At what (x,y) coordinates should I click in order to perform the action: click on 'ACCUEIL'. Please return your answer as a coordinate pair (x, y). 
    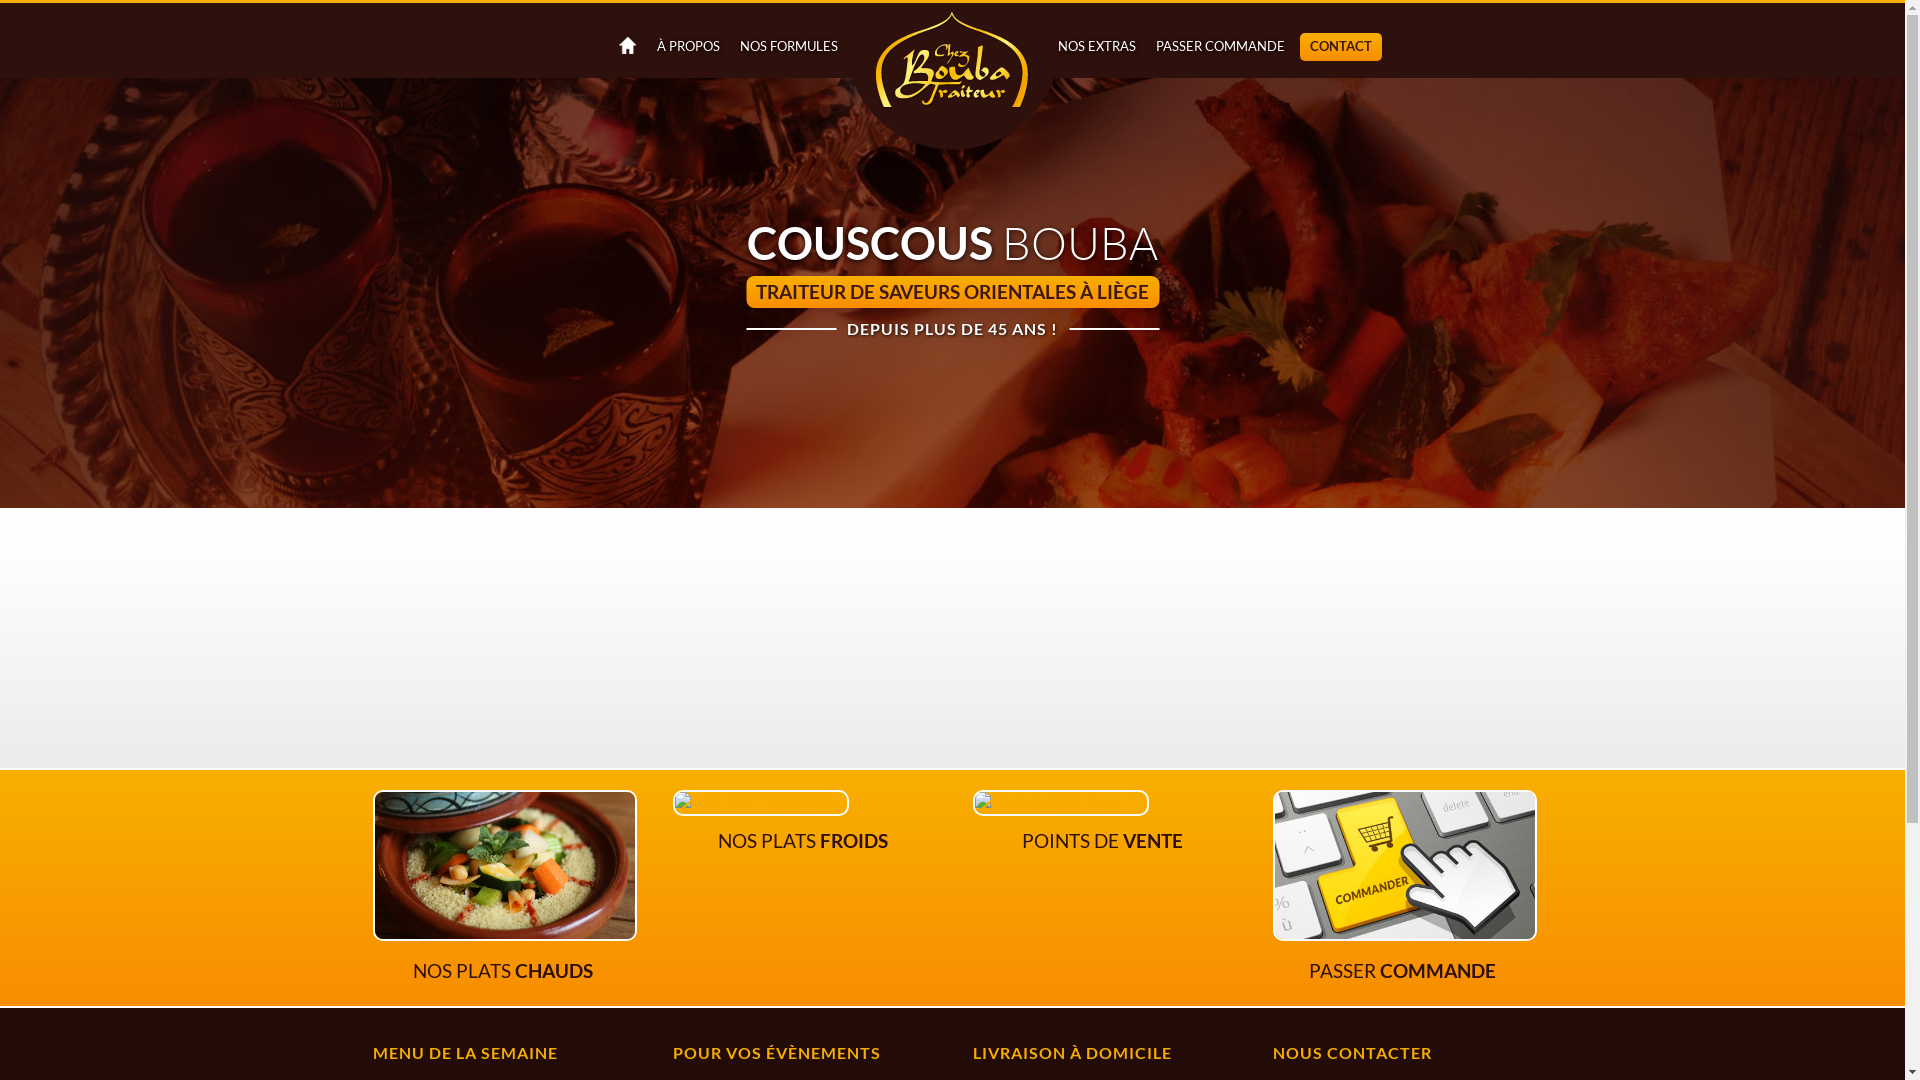
    Looking at the image, I should click on (623, 45).